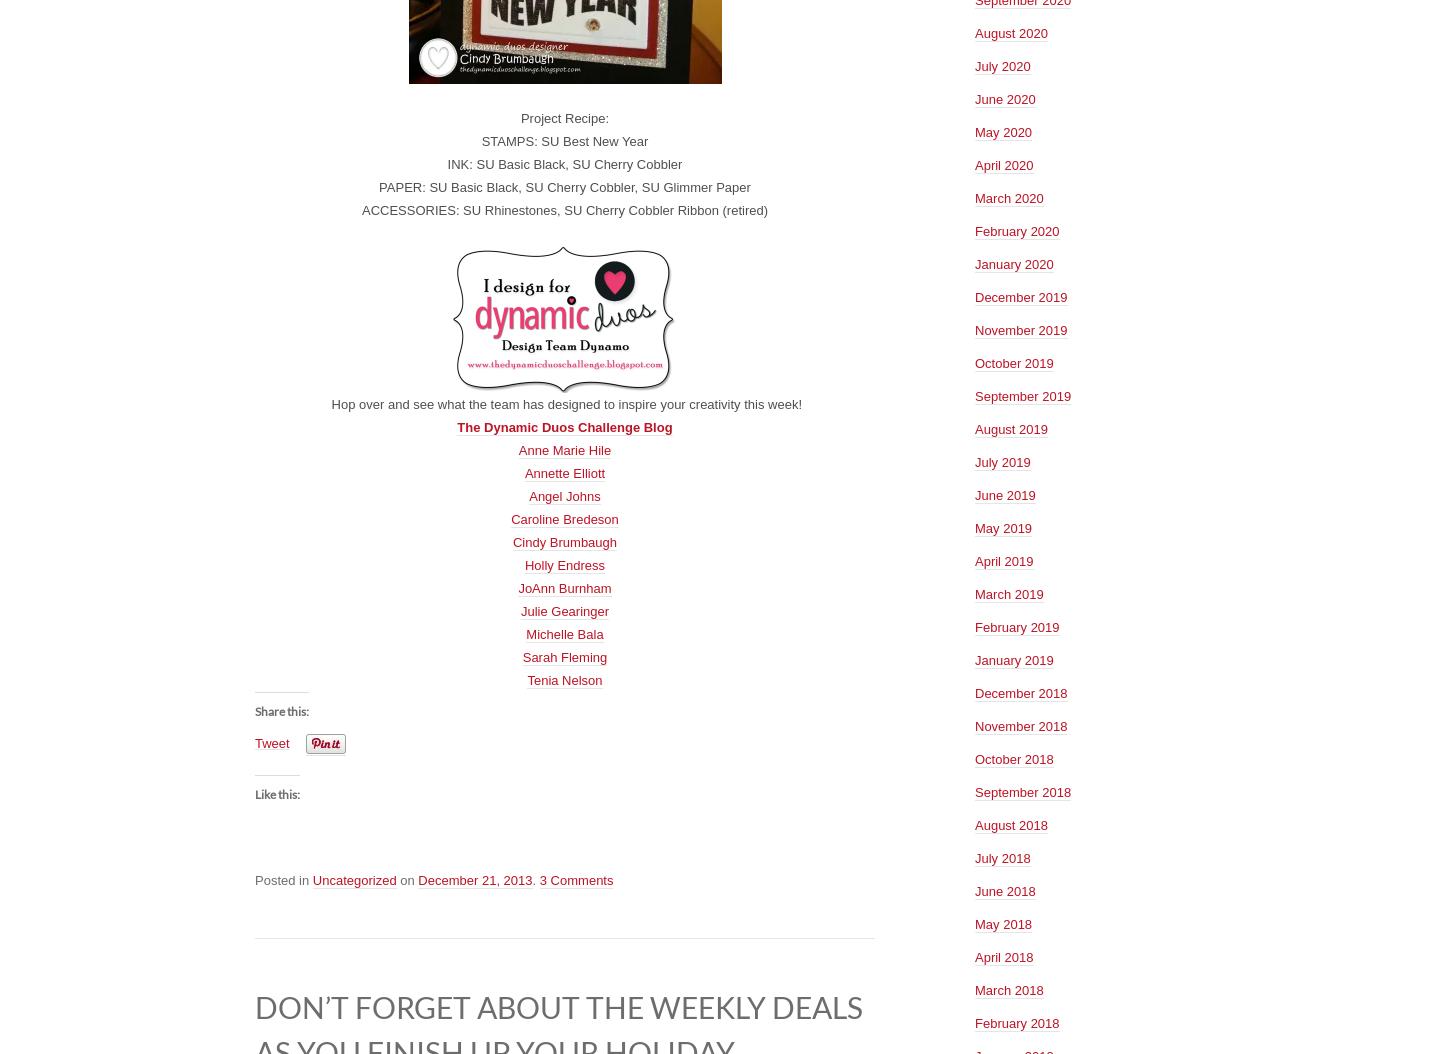 This screenshot has width=1450, height=1054. What do you see at coordinates (1003, 560) in the screenshot?
I see `'April 2019'` at bounding box center [1003, 560].